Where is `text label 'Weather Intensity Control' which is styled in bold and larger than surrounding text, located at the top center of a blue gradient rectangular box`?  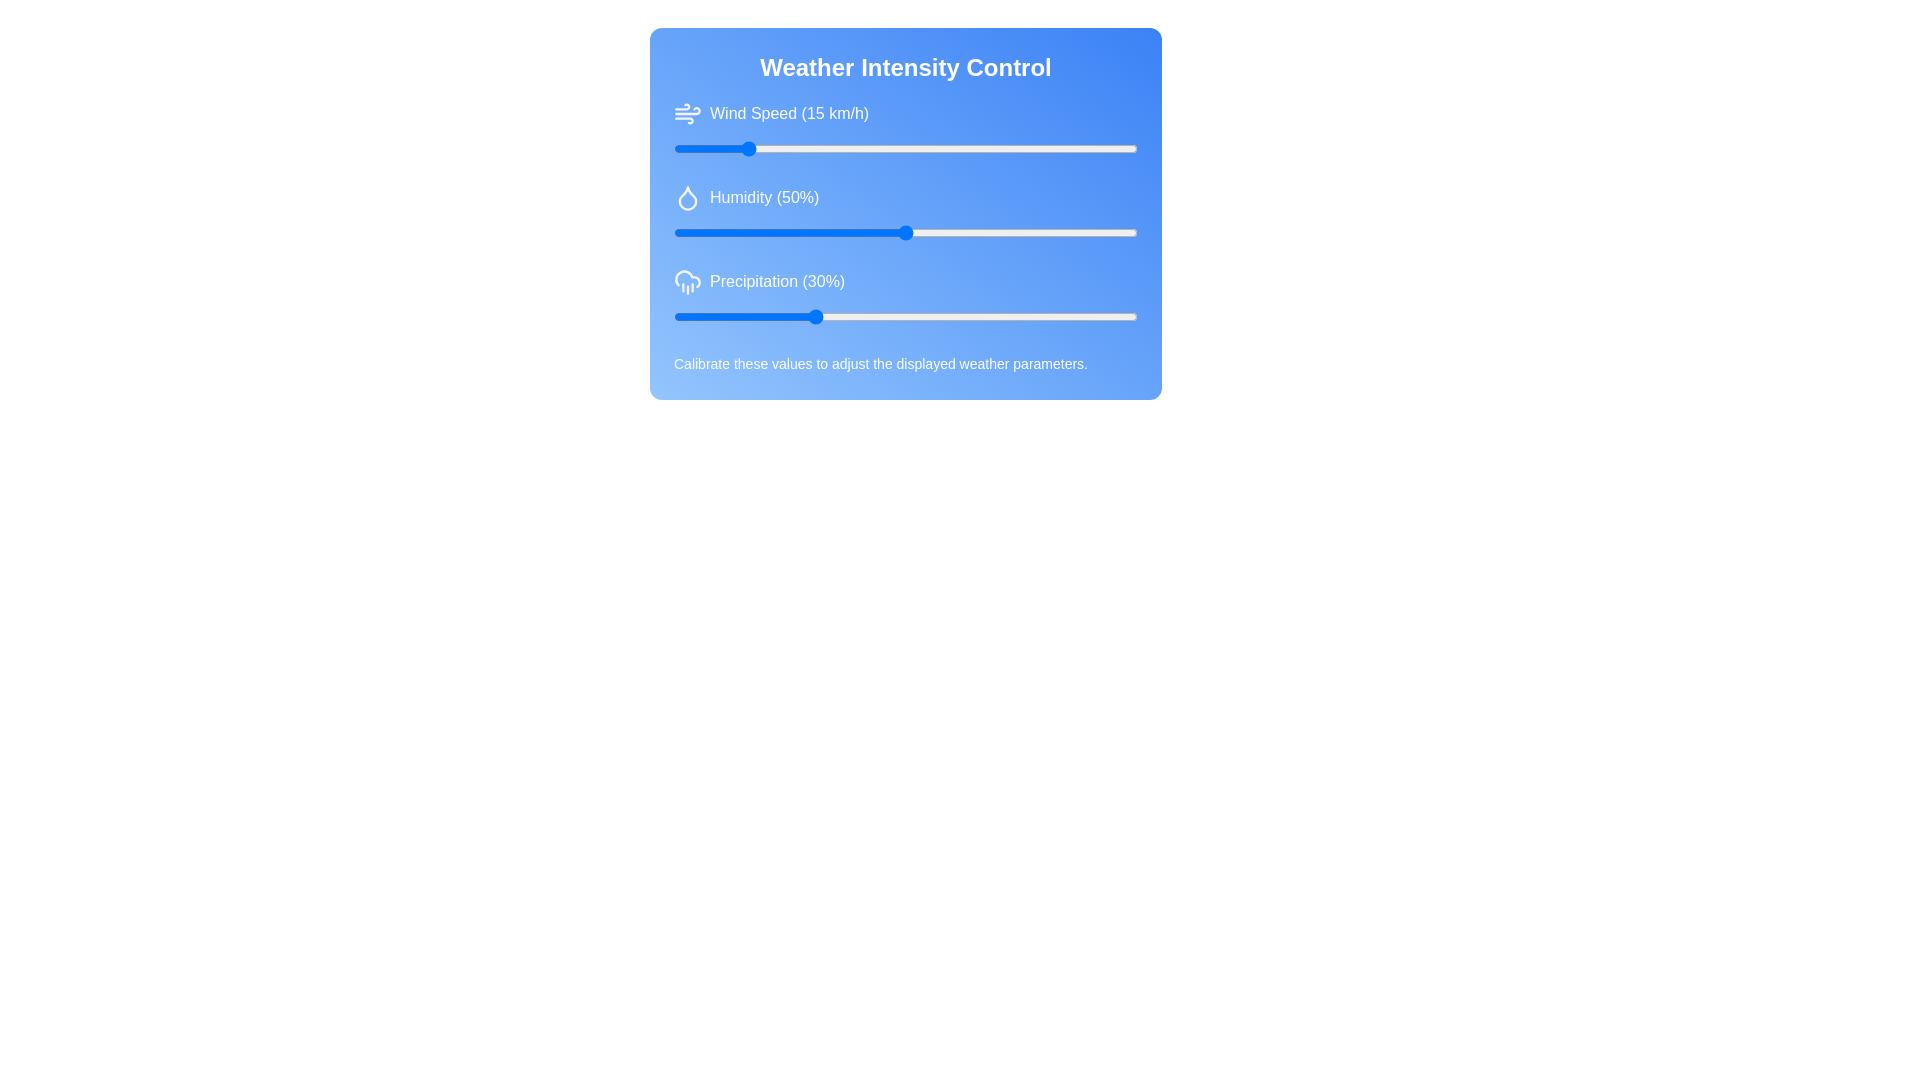 text label 'Weather Intensity Control' which is styled in bold and larger than surrounding text, located at the top center of a blue gradient rectangular box is located at coordinates (905, 67).